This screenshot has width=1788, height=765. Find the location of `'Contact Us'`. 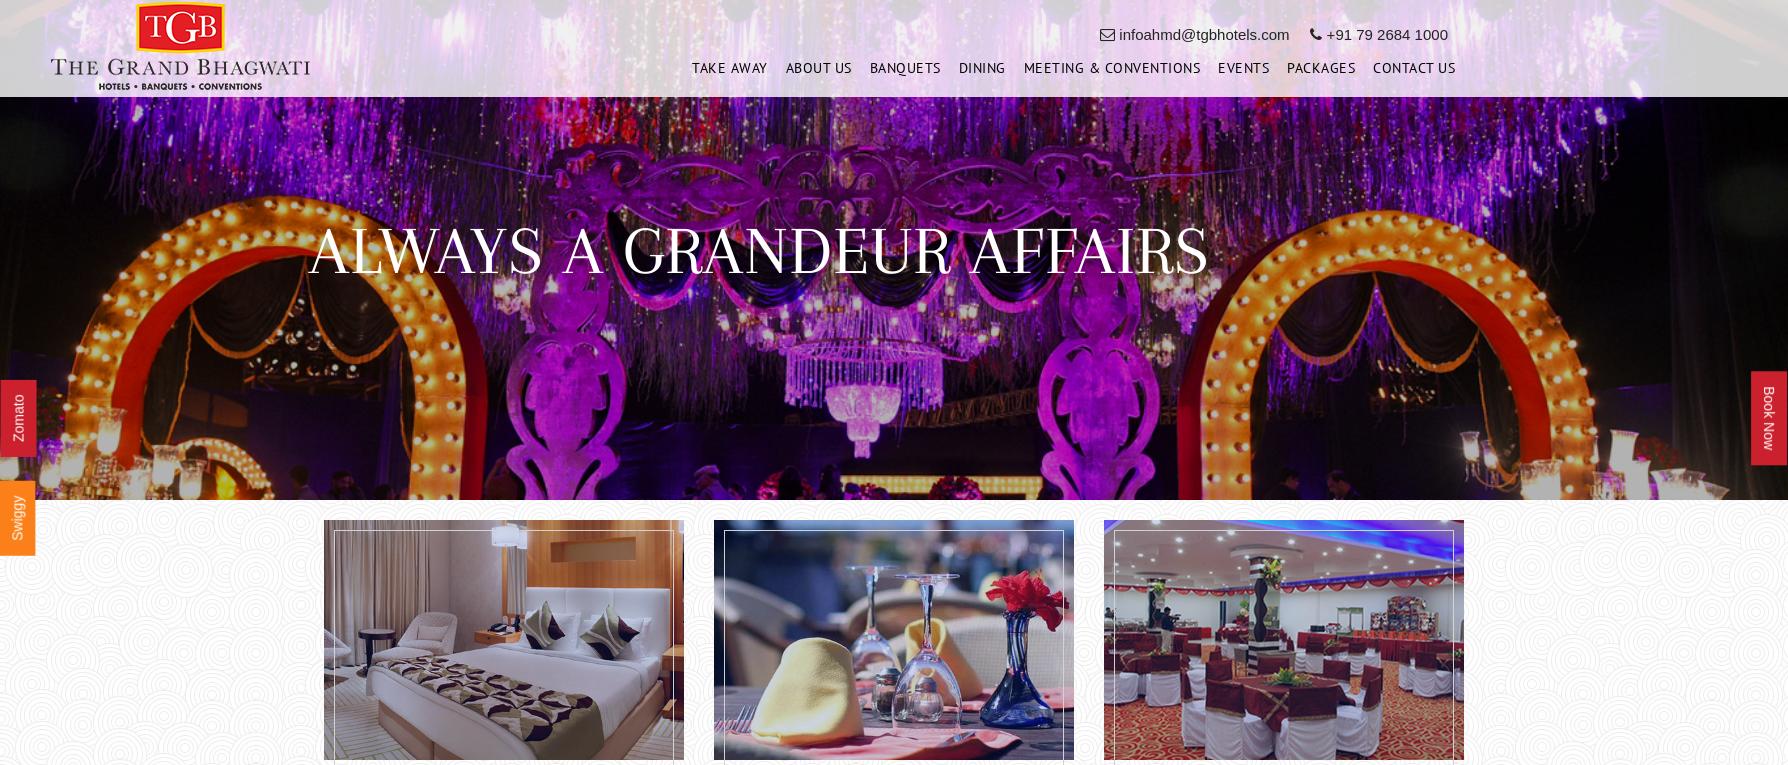

'Contact Us' is located at coordinates (1413, 72).